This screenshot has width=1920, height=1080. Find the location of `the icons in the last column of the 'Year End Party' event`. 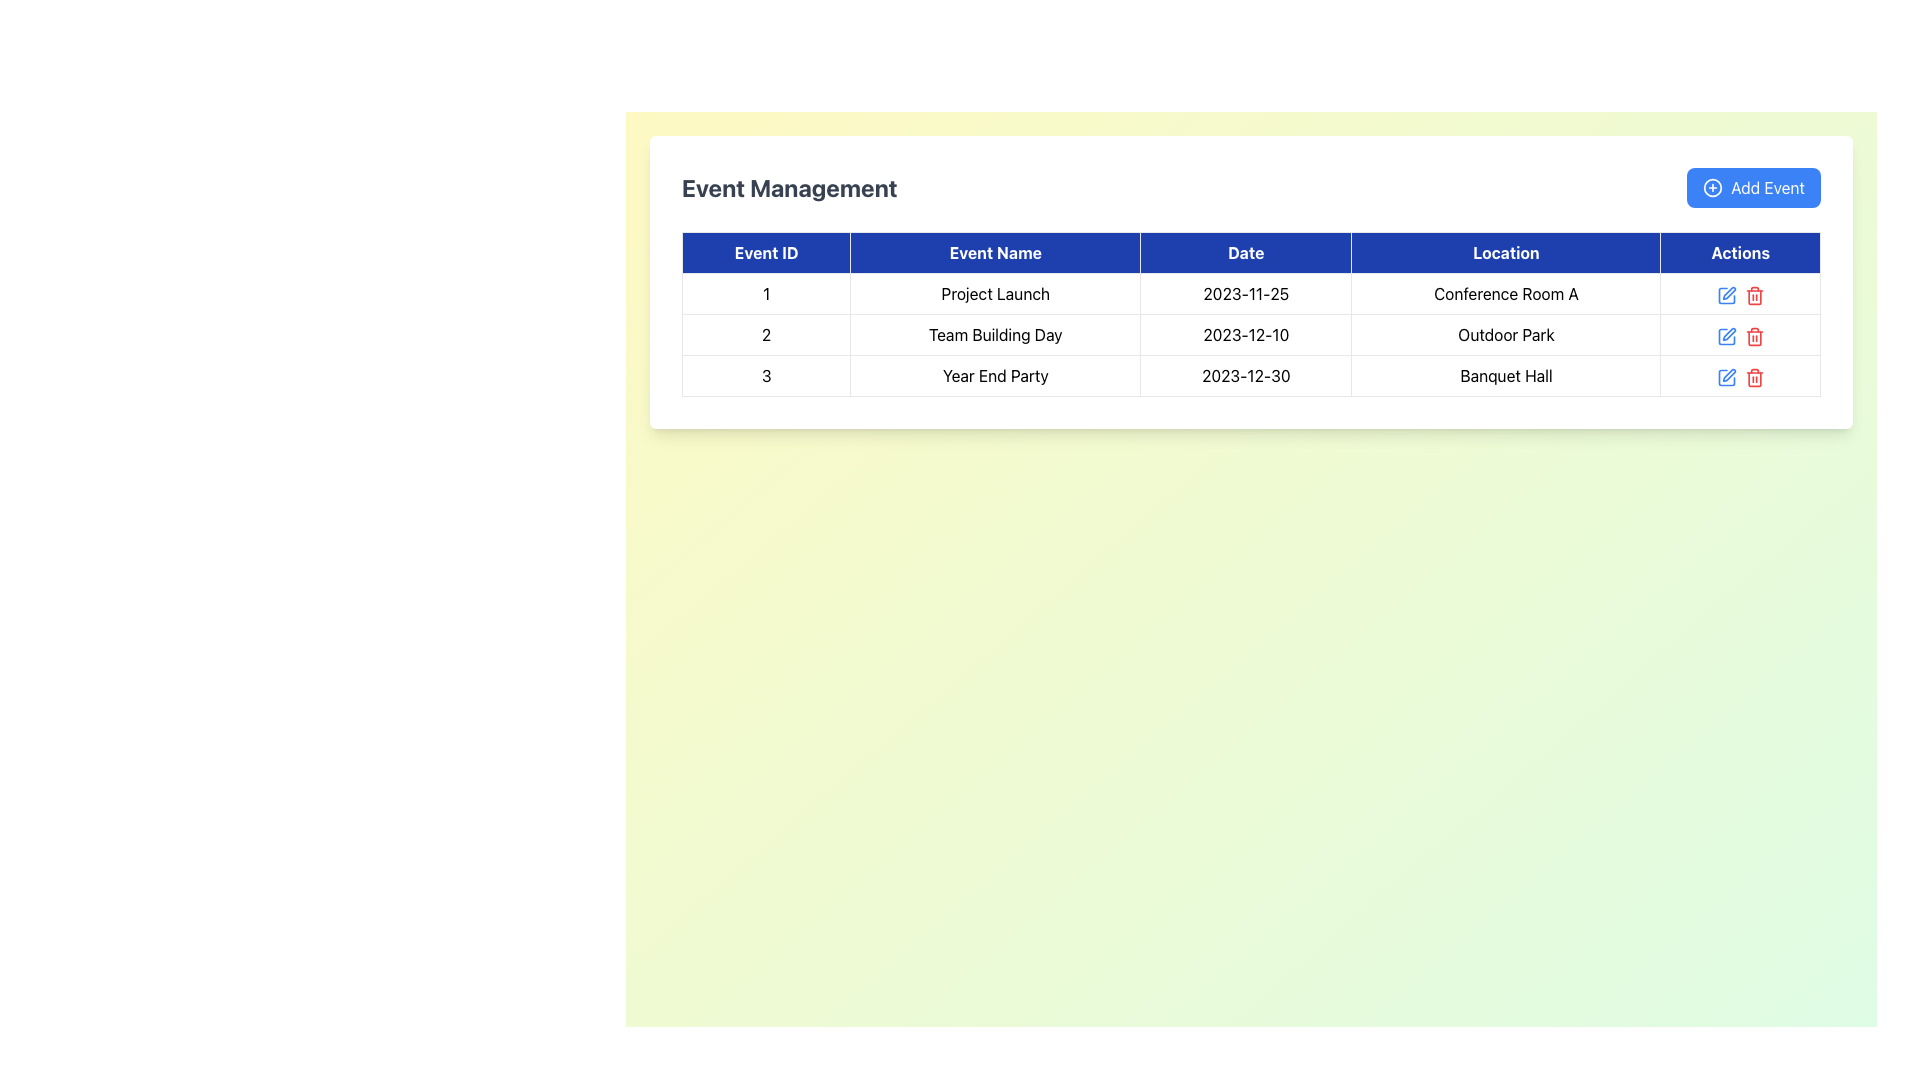

the icons in the last column of the 'Year End Party' event is located at coordinates (1739, 375).